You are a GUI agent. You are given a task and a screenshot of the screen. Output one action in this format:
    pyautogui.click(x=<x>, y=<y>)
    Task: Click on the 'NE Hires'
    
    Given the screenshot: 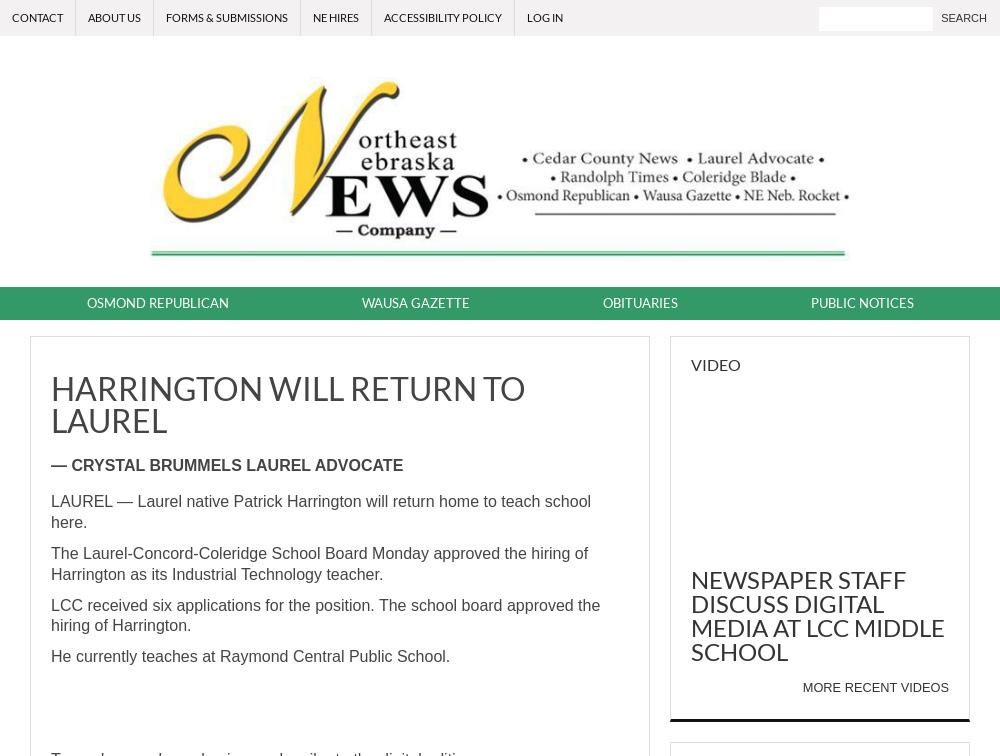 What is the action you would take?
    pyautogui.click(x=312, y=17)
    